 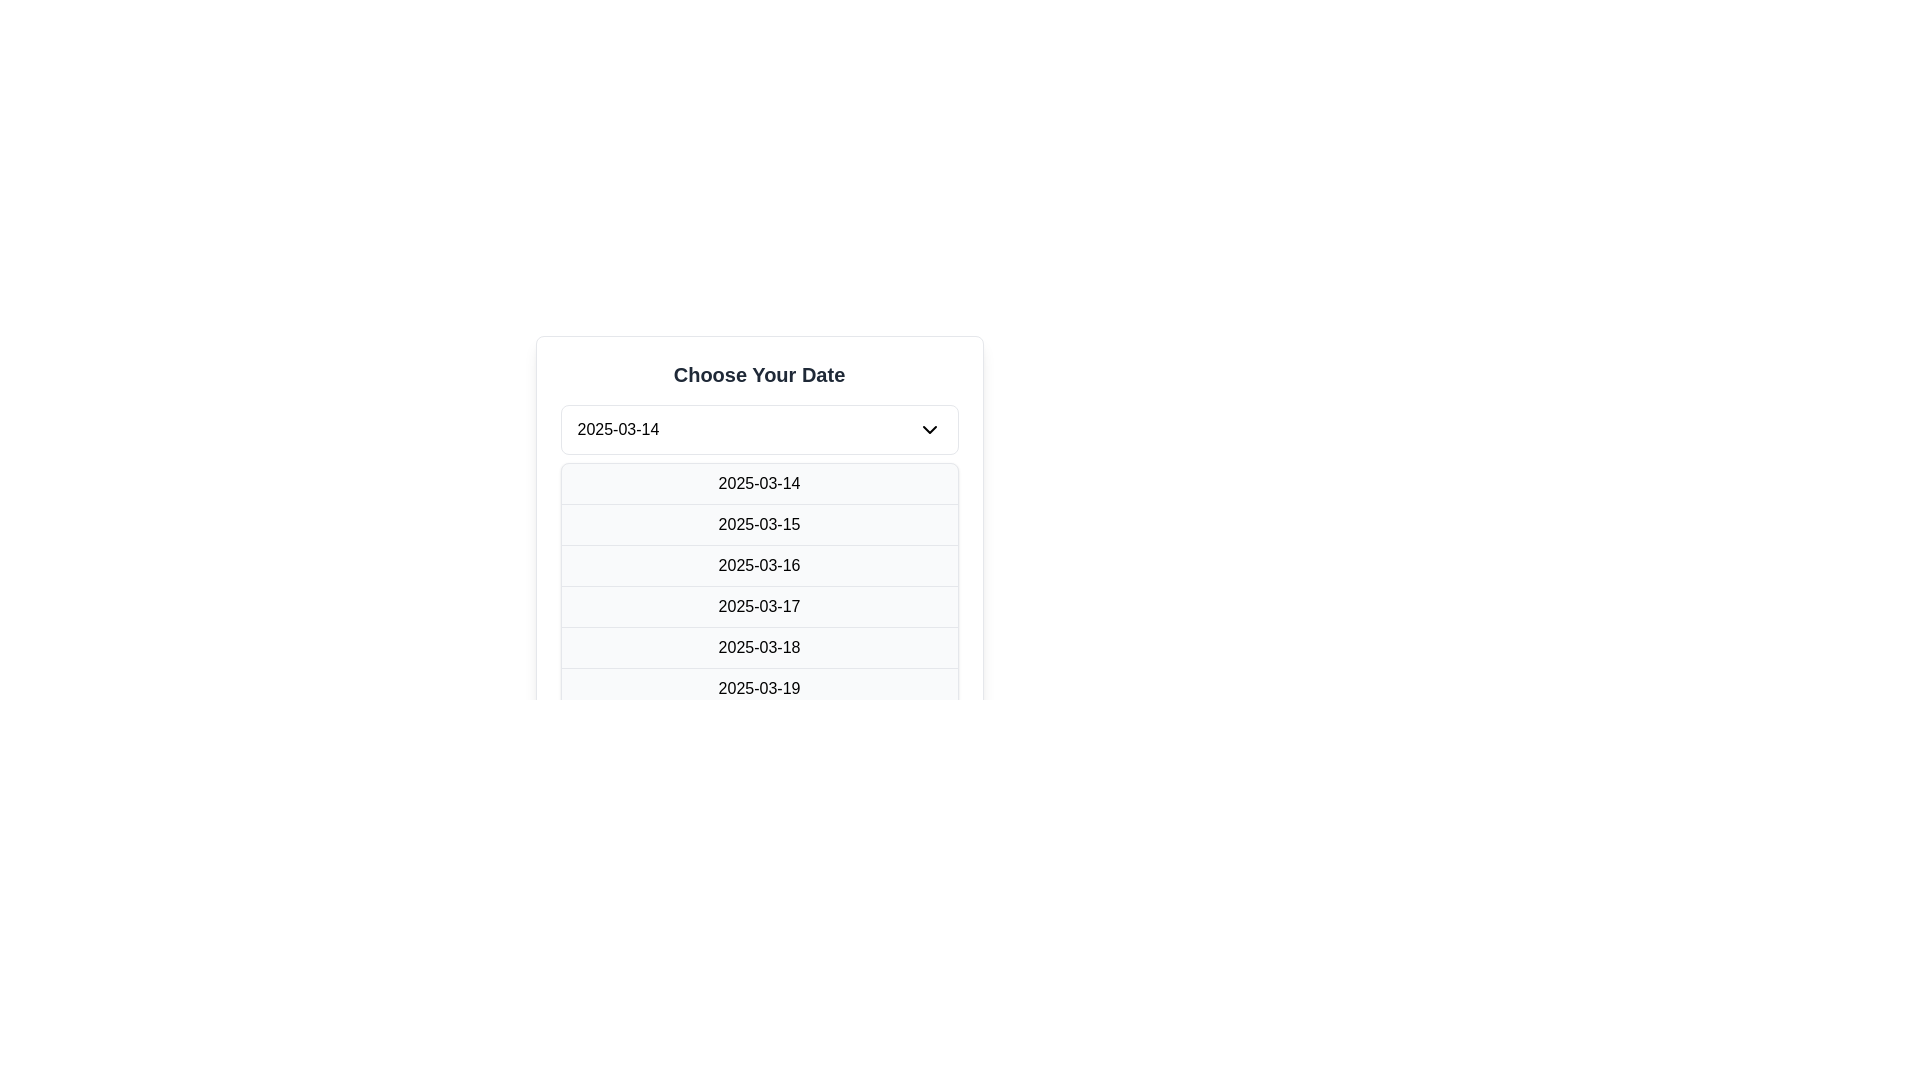 What do you see at coordinates (758, 504) in the screenshot?
I see `the date selection box labeled '2025-03-15' in the dropdown menu below 'Choose Your Date'` at bounding box center [758, 504].